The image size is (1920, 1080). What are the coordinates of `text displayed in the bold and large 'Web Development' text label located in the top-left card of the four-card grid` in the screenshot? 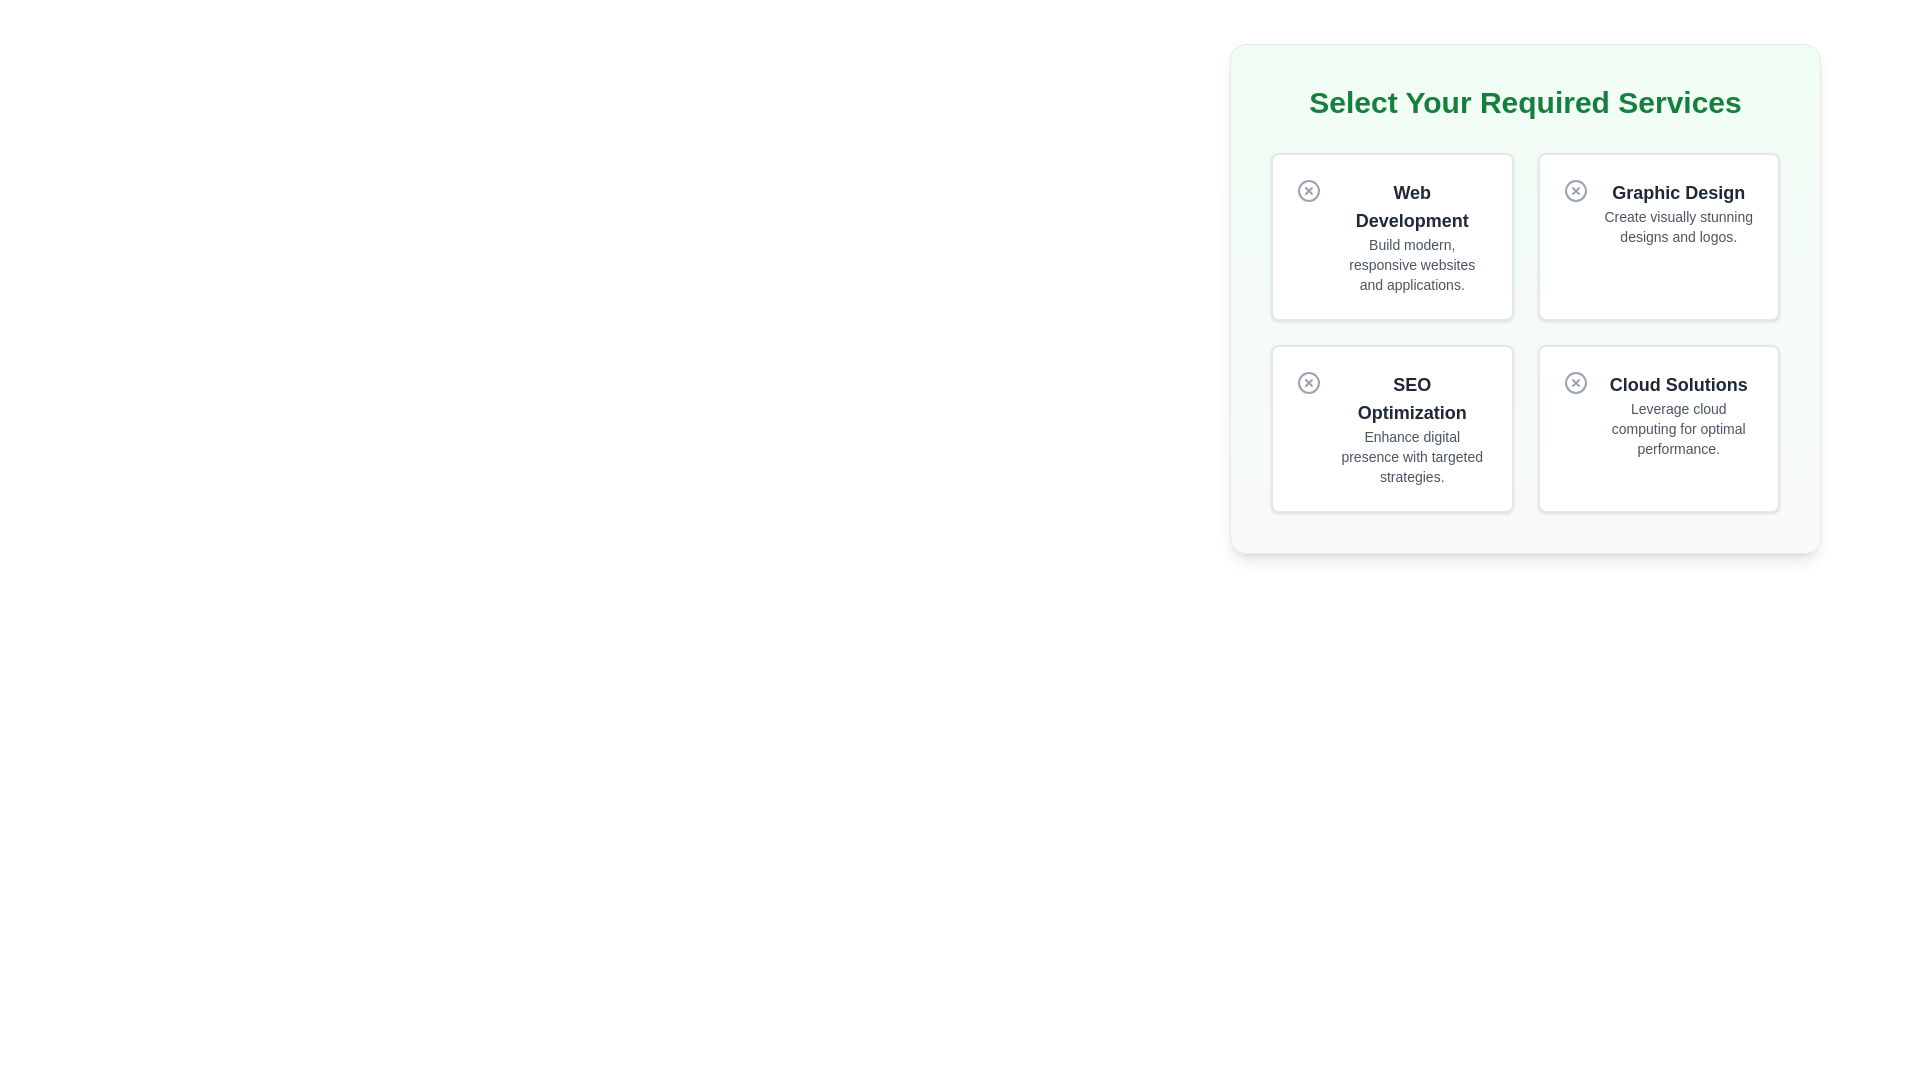 It's located at (1411, 207).